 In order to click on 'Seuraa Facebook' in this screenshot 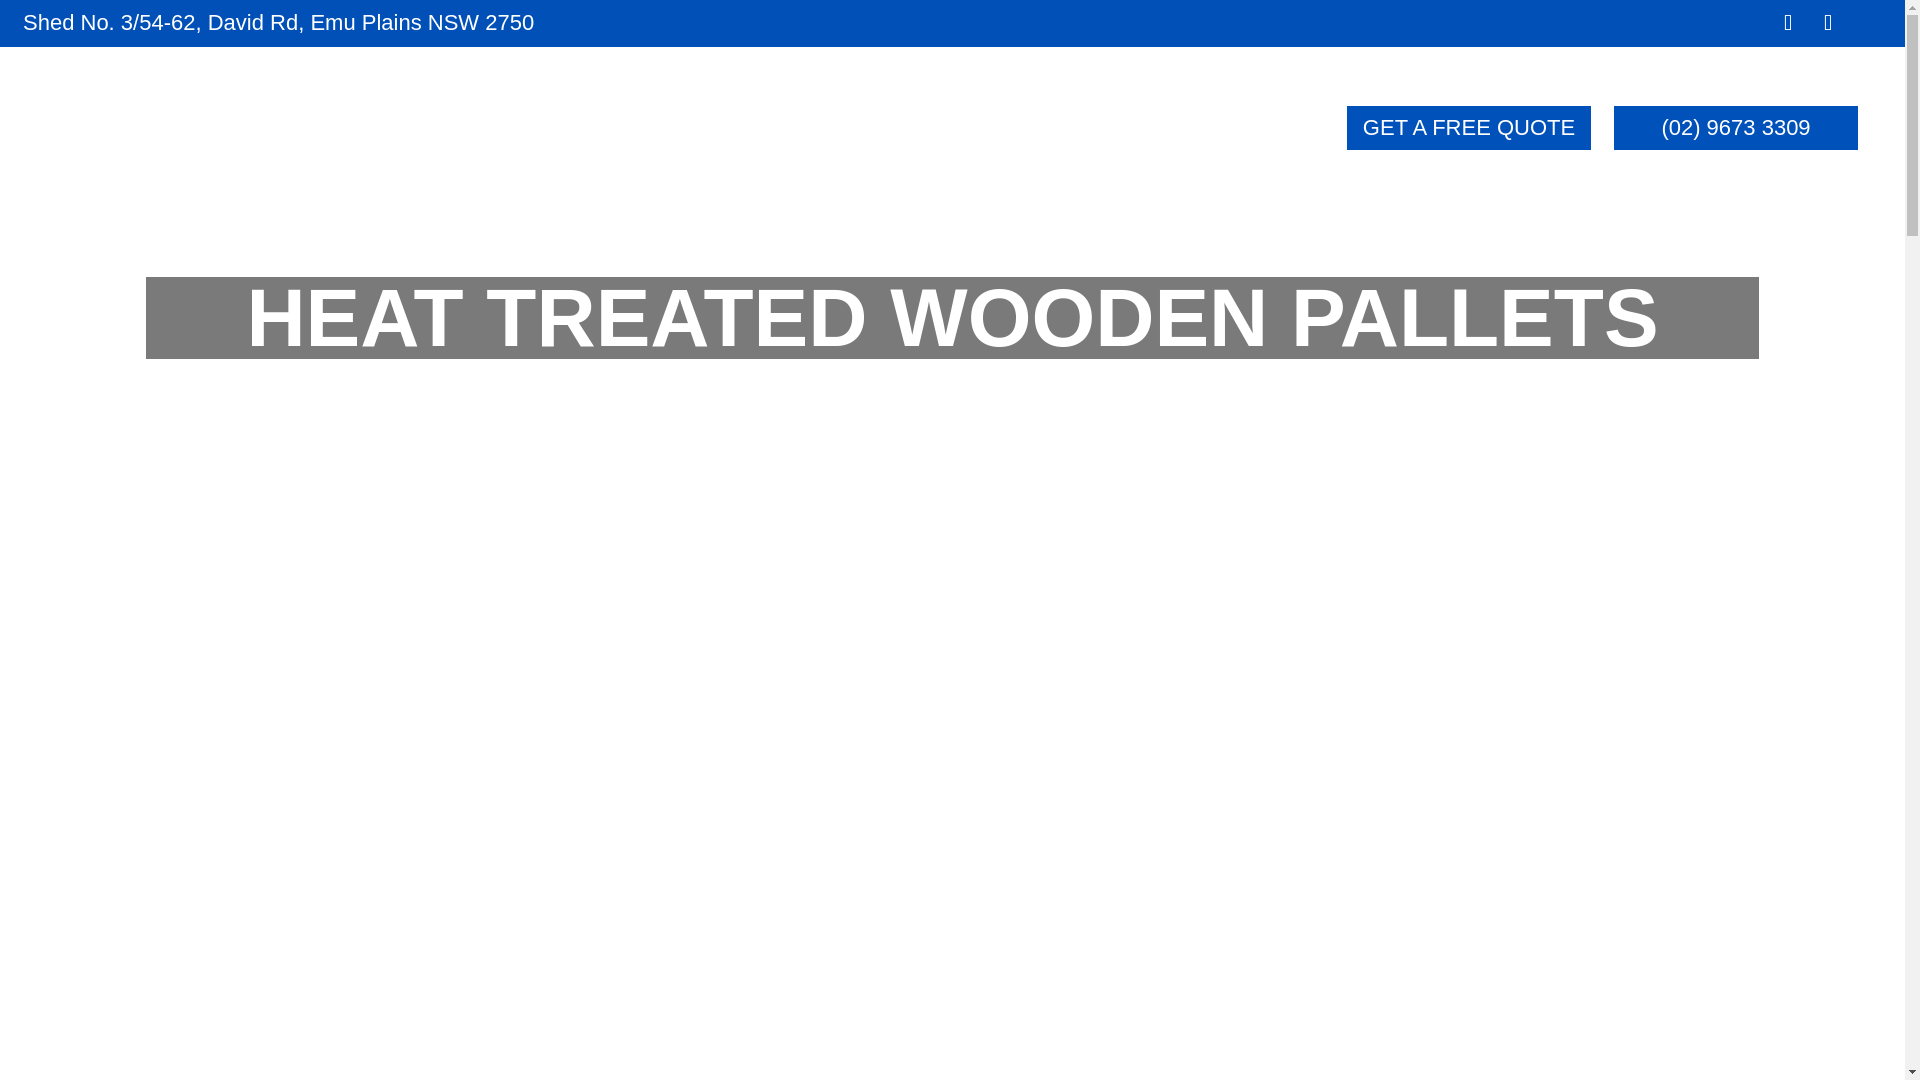, I will do `click(1788, 23)`.